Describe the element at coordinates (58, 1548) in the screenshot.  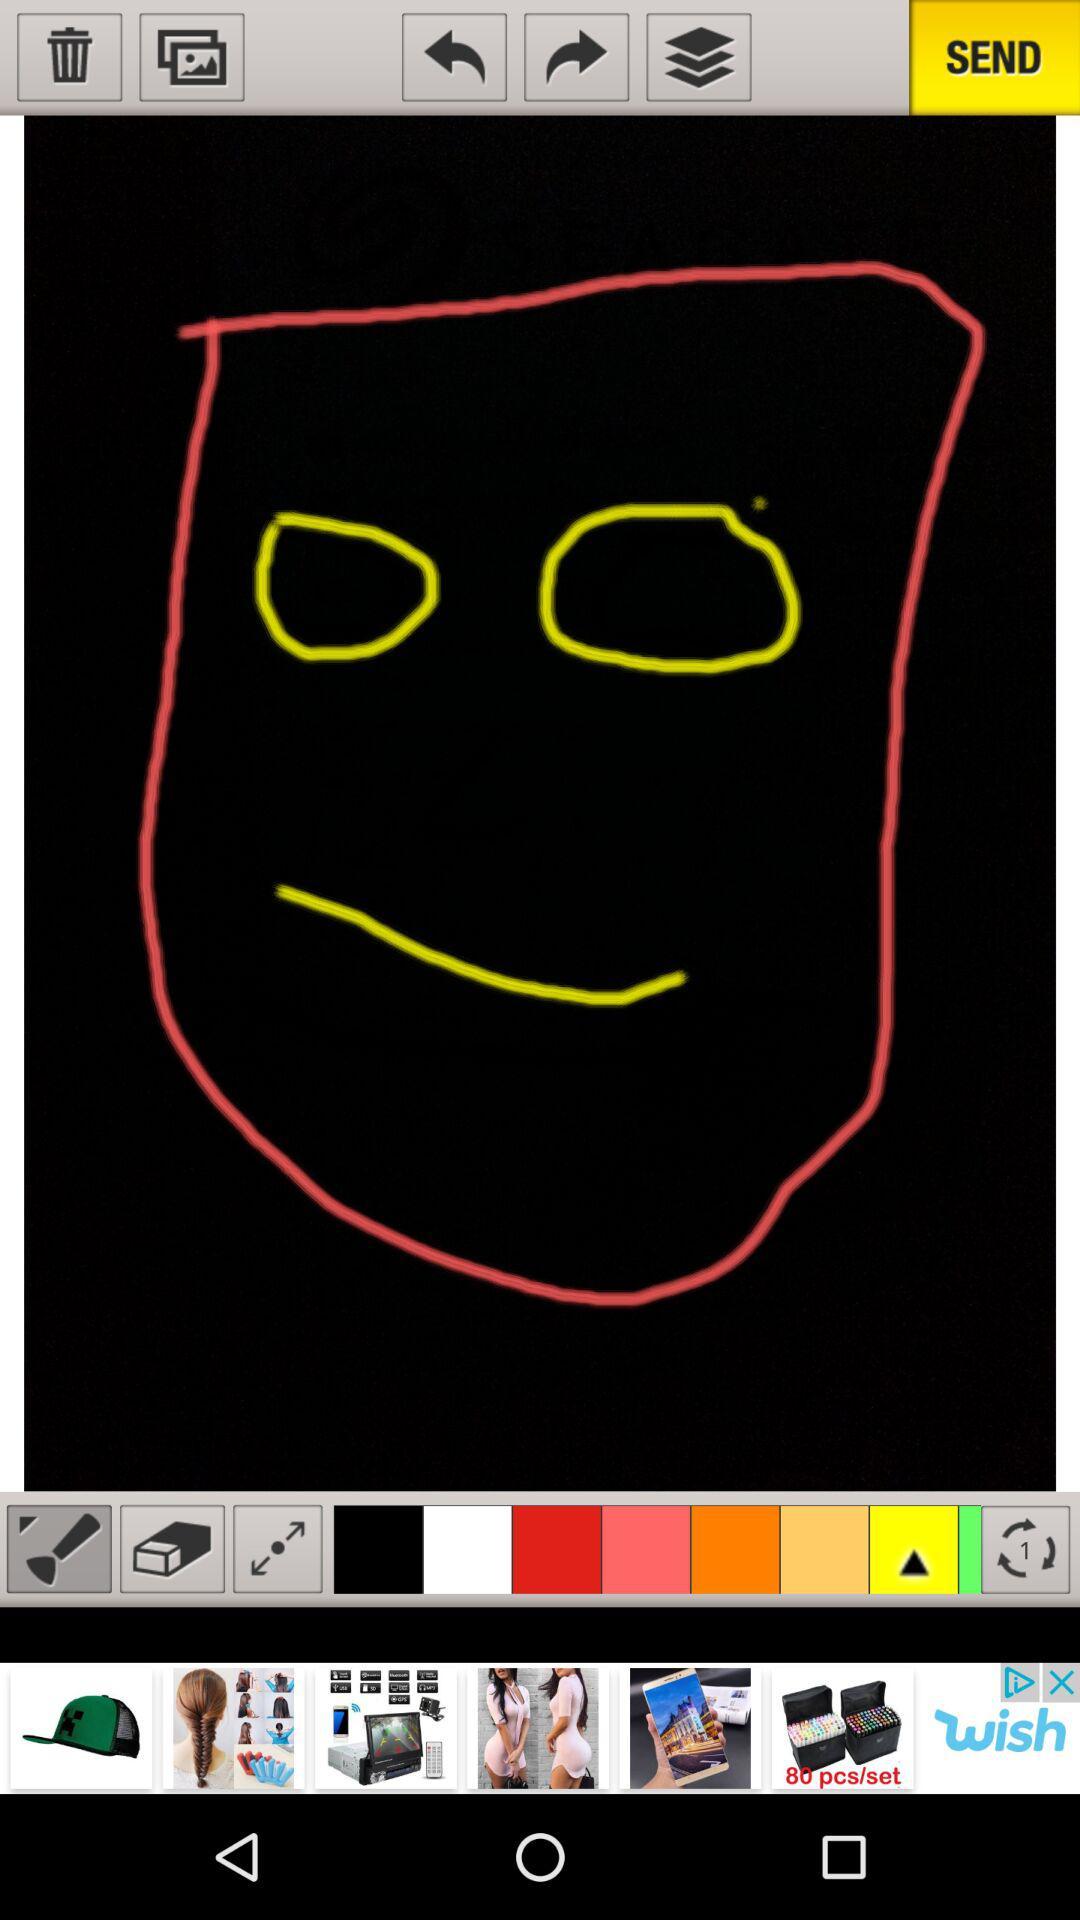
I see `use paint brush` at that location.